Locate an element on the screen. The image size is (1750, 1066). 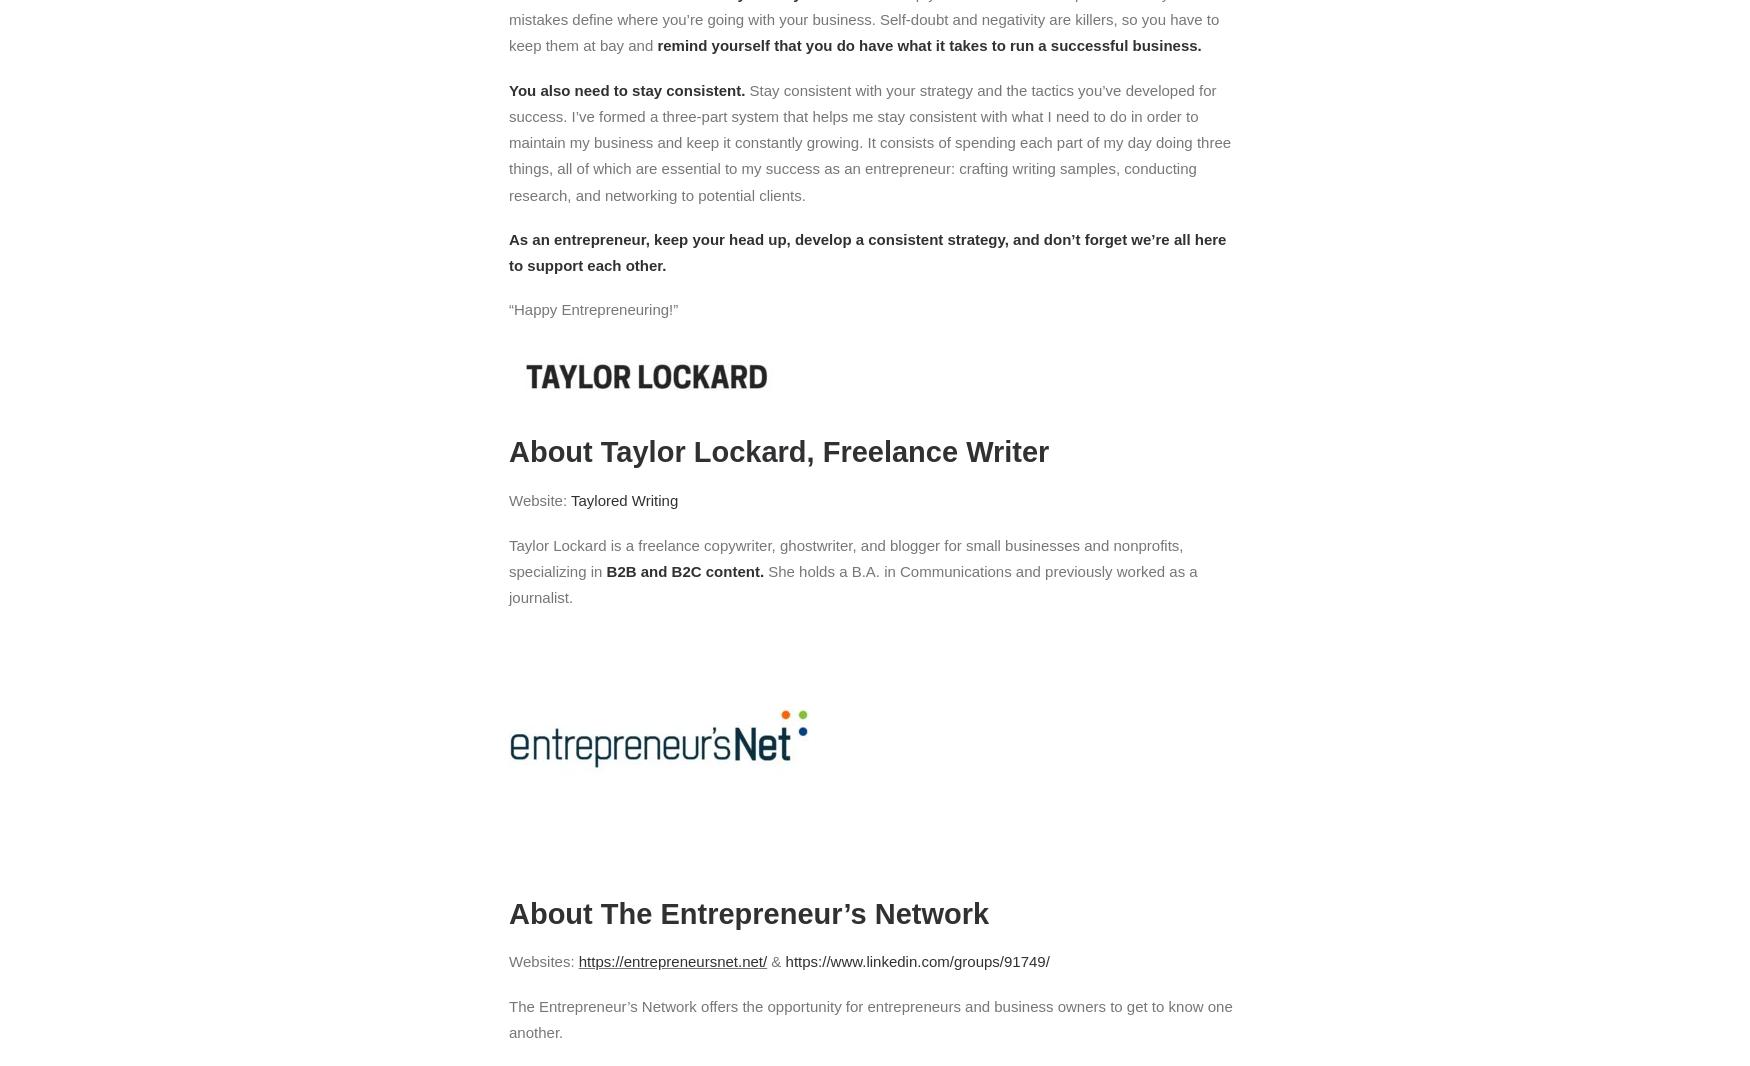
'Stay consistent with your strategy and the tactics you’ve developed for success. I’ve formed a three-part system that helps me stay consistent with what I need to do in order to maintain my business and keep it constantly growing. It consists of spending each part of my day doing three things, all of which are essential to my success as an entrepreneur: crafting writing samples, conducting research, and networking to potential clients.' is located at coordinates (869, 140).